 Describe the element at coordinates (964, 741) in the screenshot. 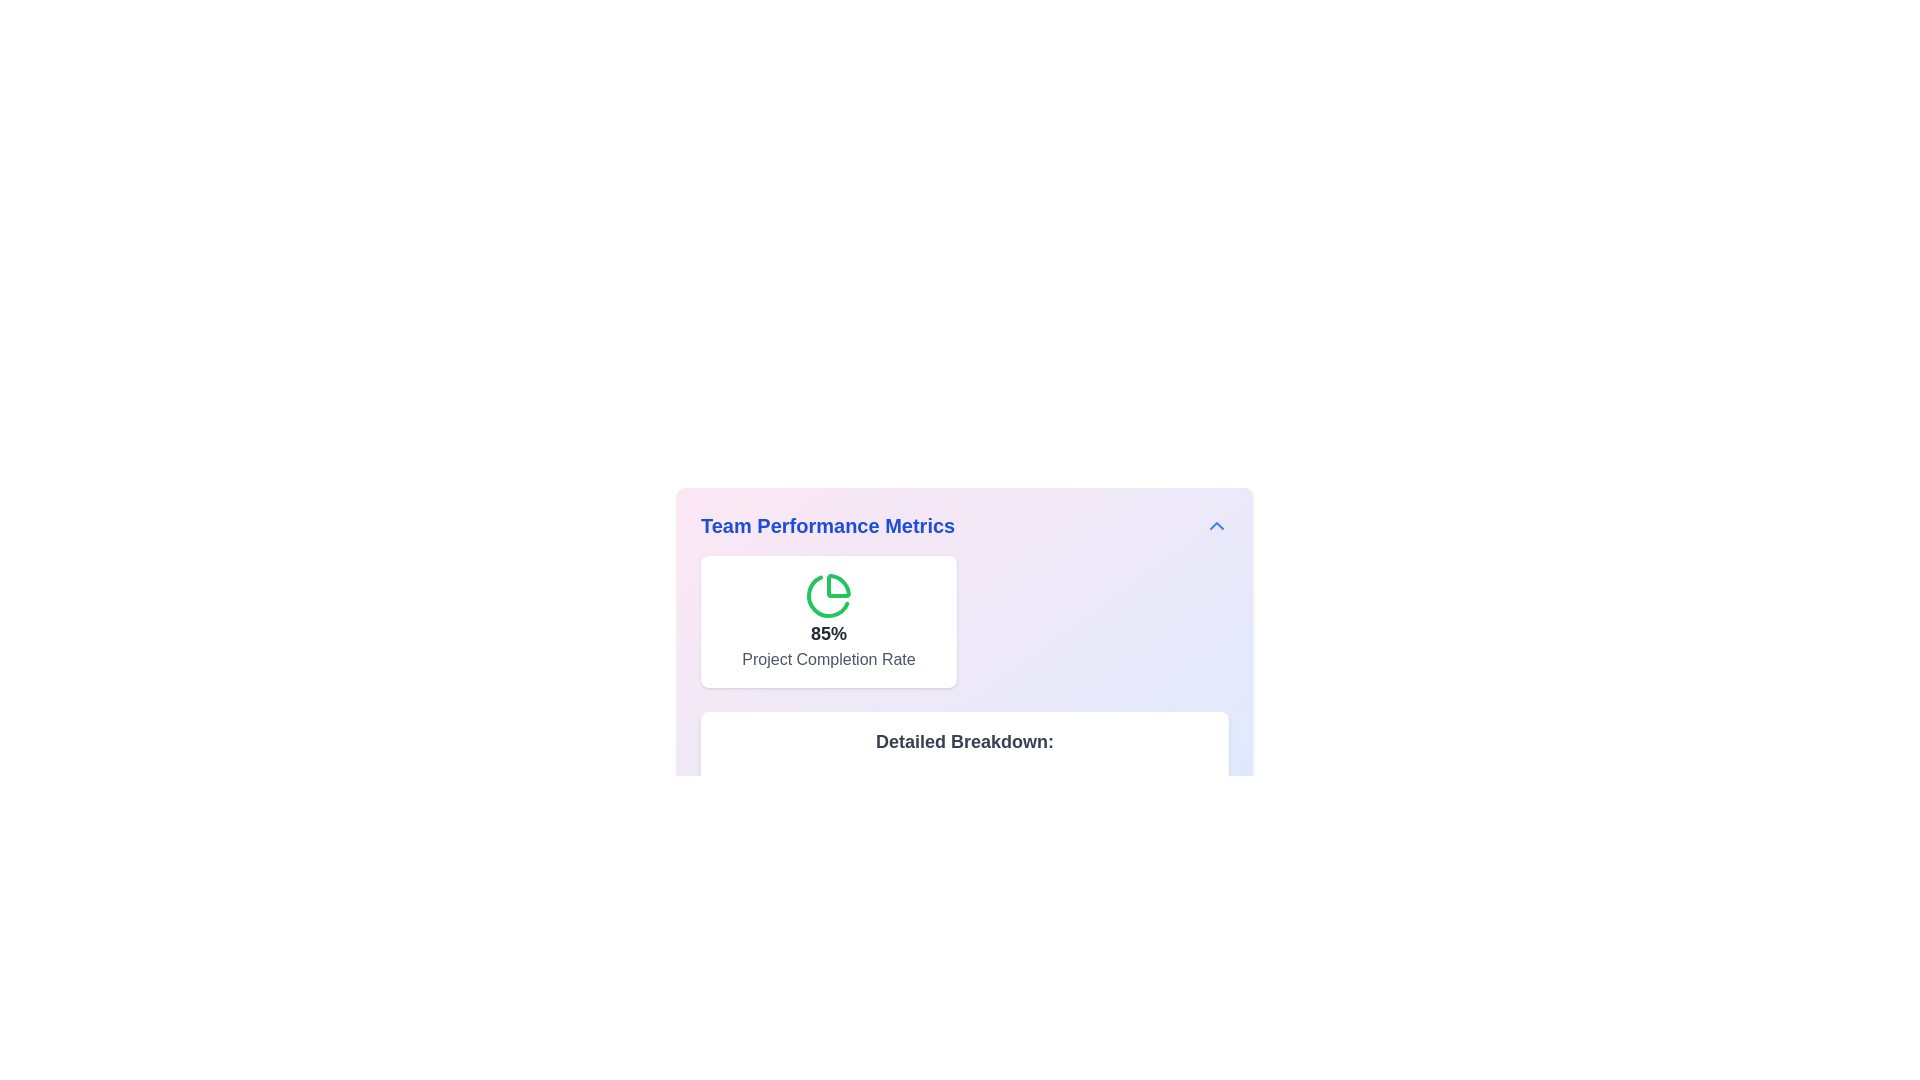

I see `the text label 'Detailed Breakdown:' which is styled in bold and larger font, presented in dark gray color, serving as a heading for surrounding content` at that location.